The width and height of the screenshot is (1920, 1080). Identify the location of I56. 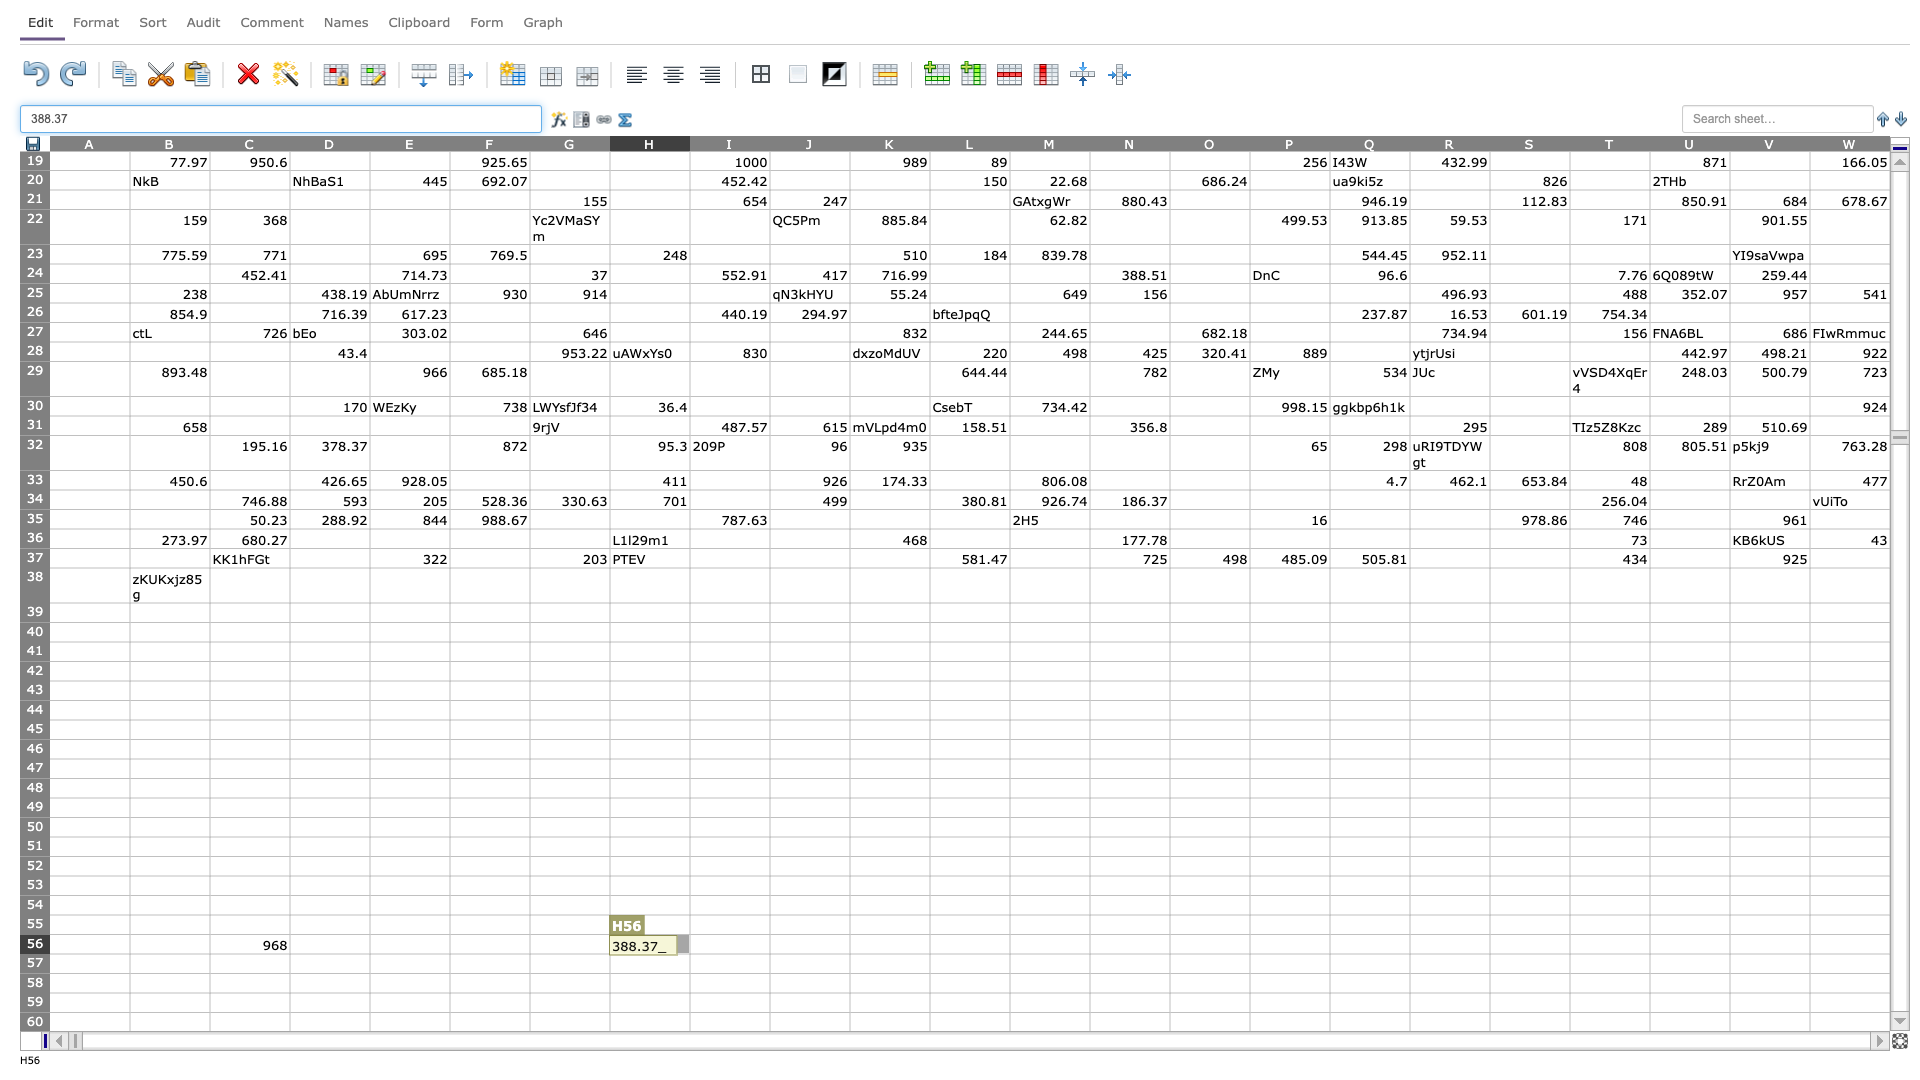
(728, 944).